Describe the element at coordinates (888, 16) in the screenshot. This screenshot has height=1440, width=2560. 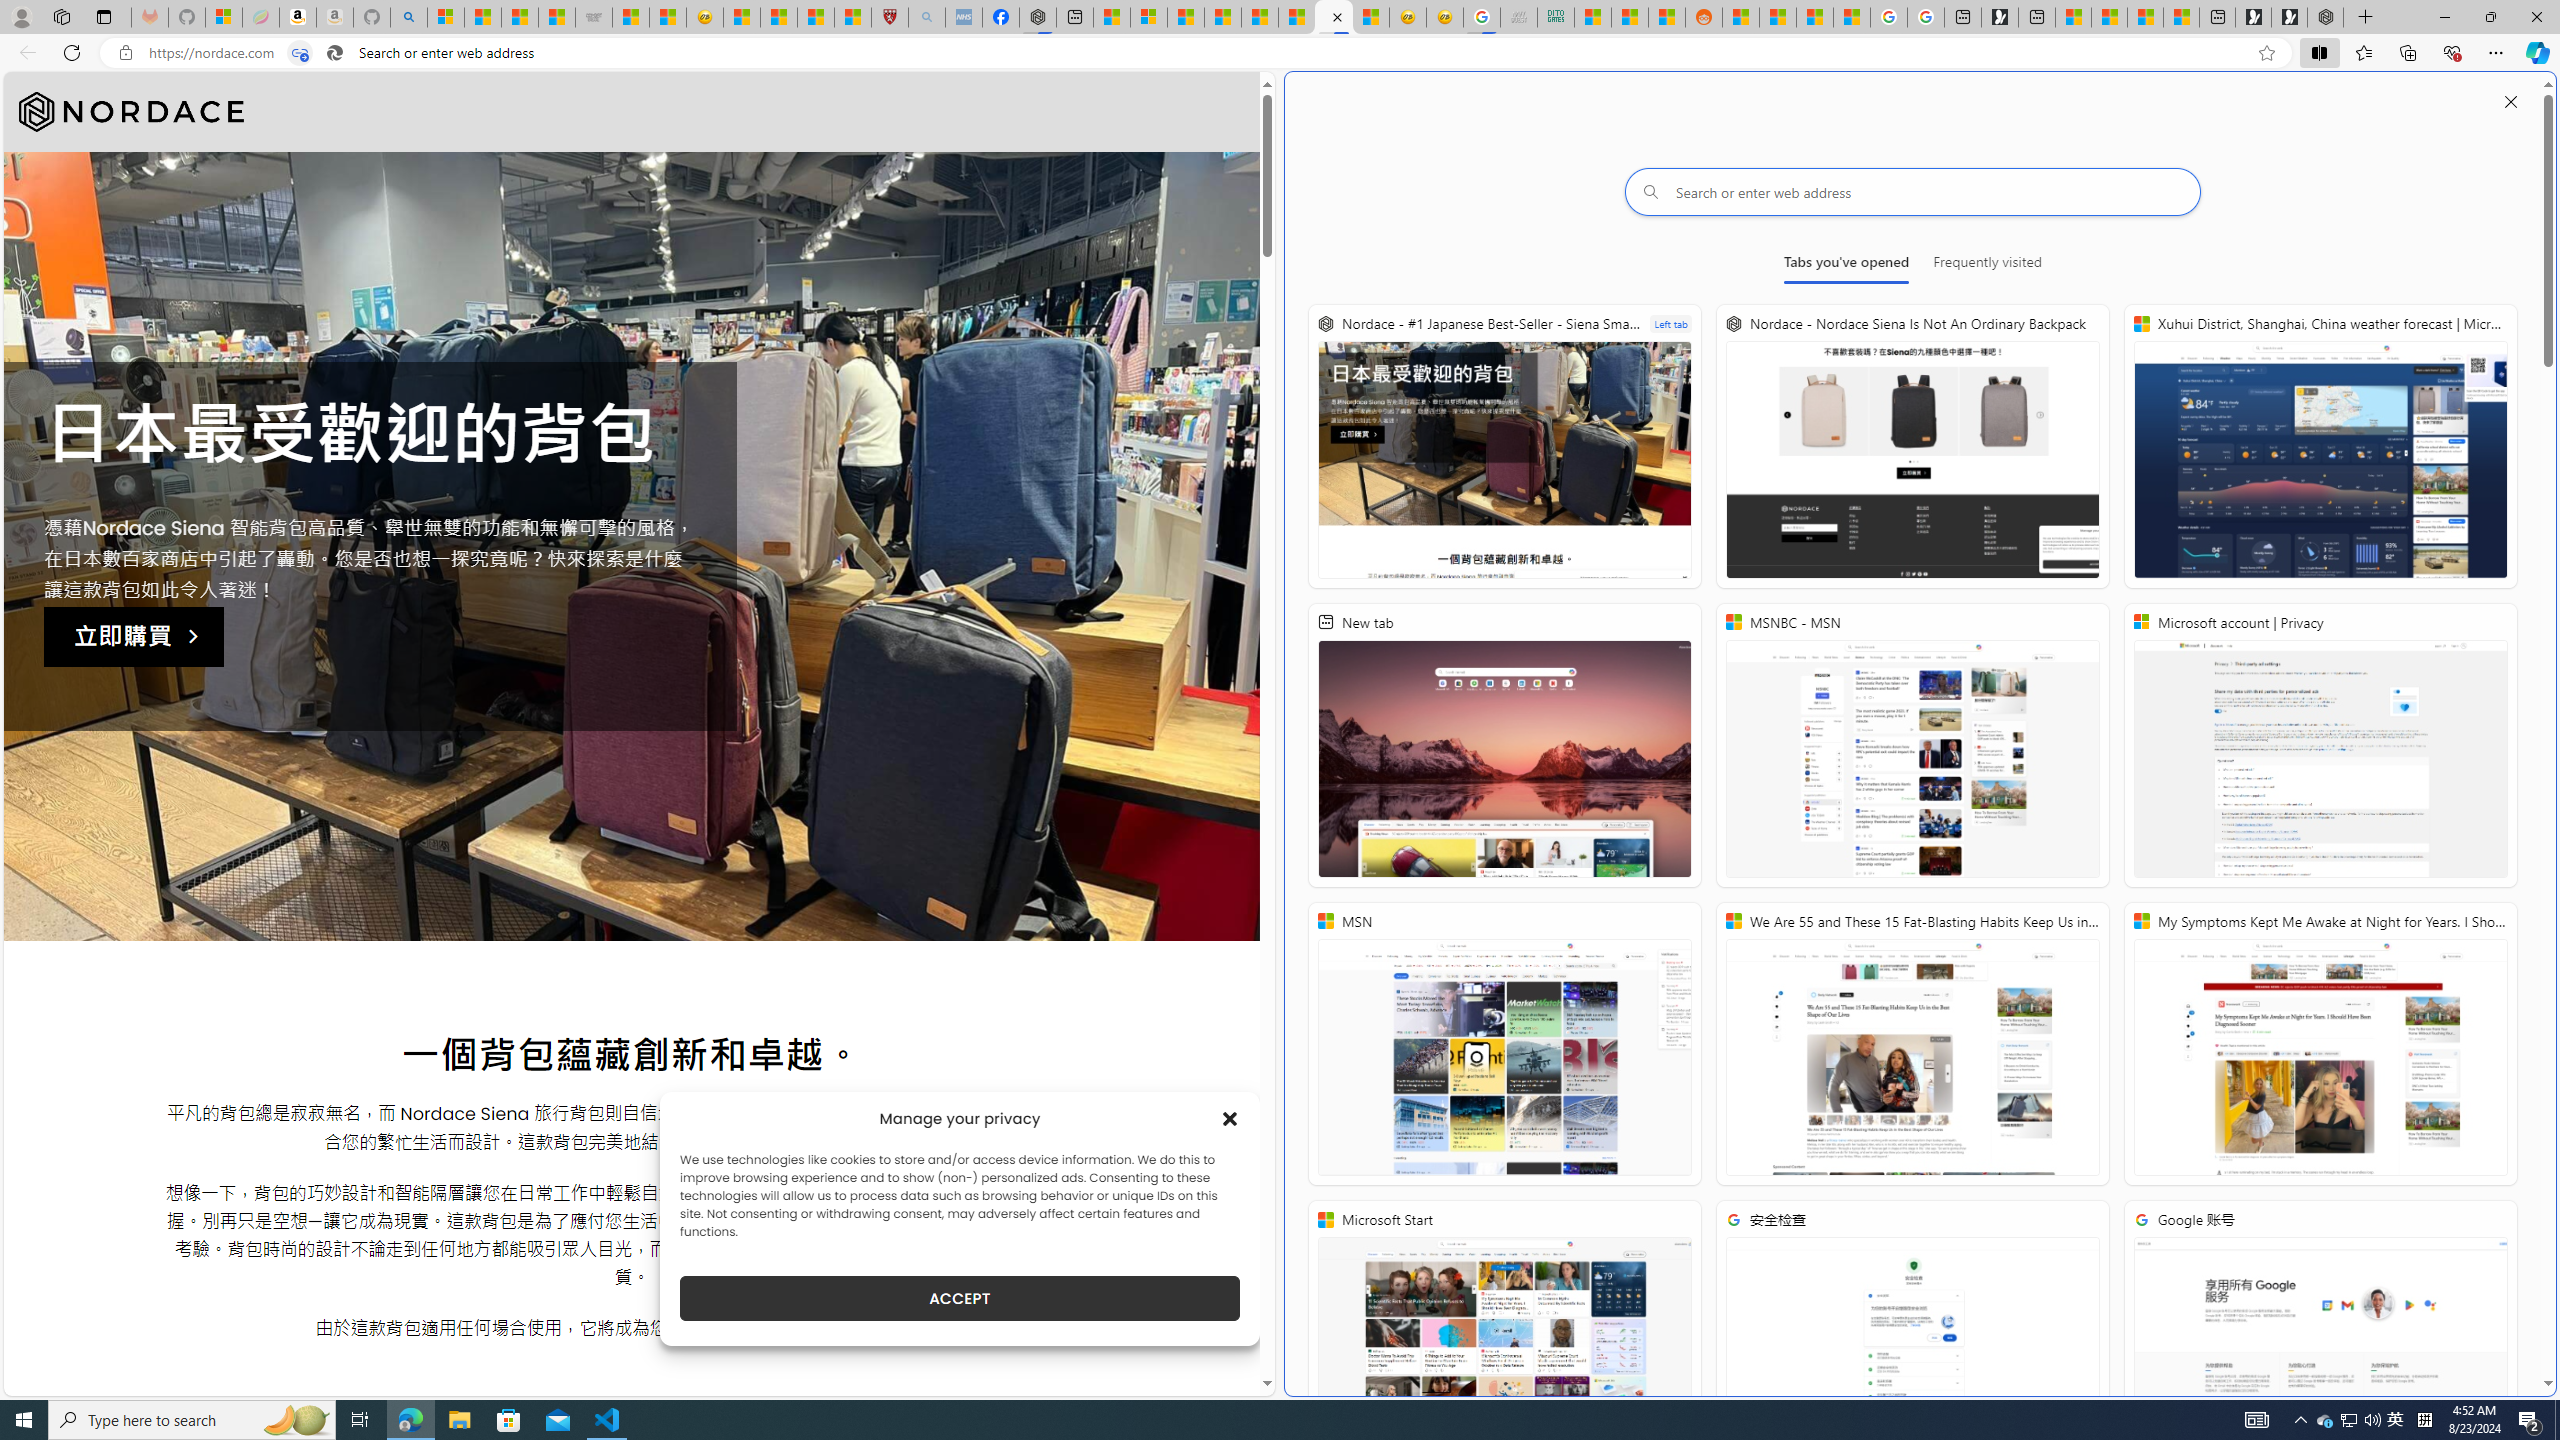
I see `'Robert H. Shmerling, MD - Harvard Health'` at that location.